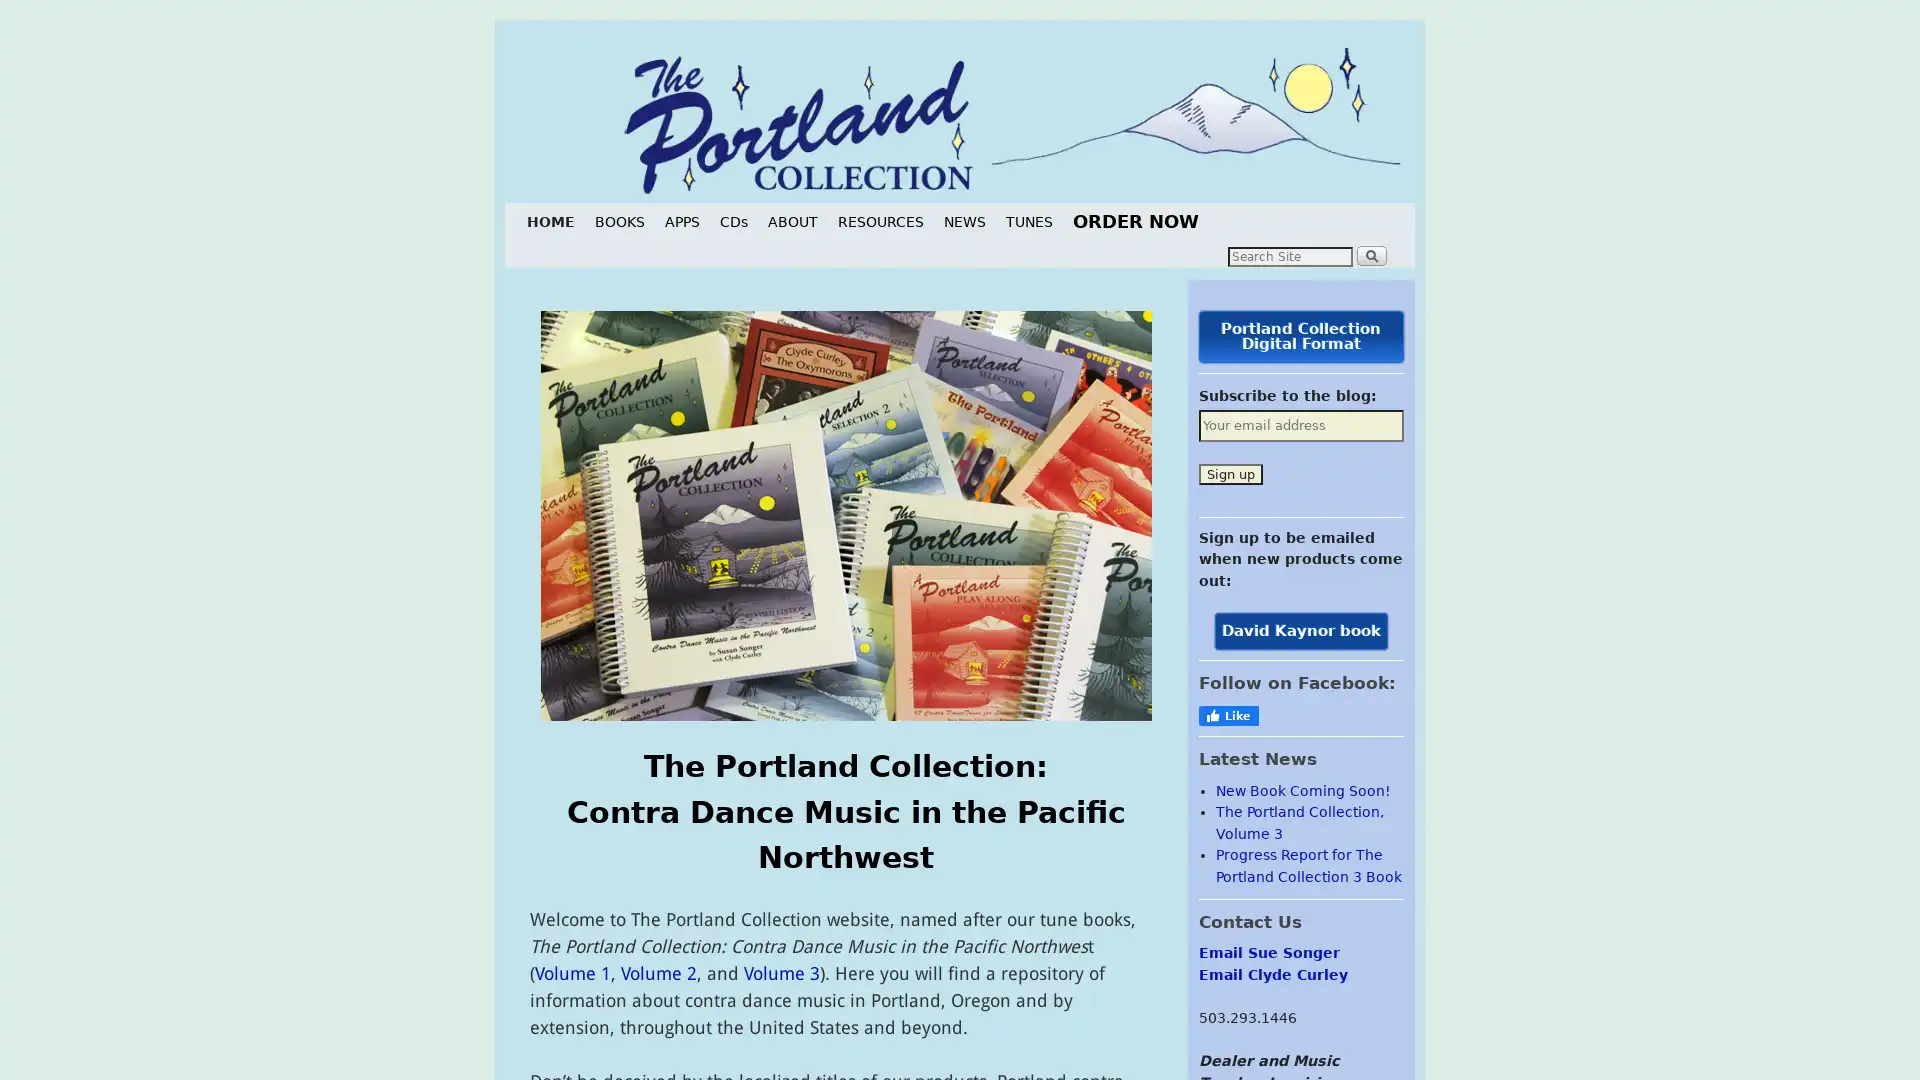 The image size is (1920, 1080). What do you see at coordinates (1371, 253) in the screenshot?
I see `Search` at bounding box center [1371, 253].